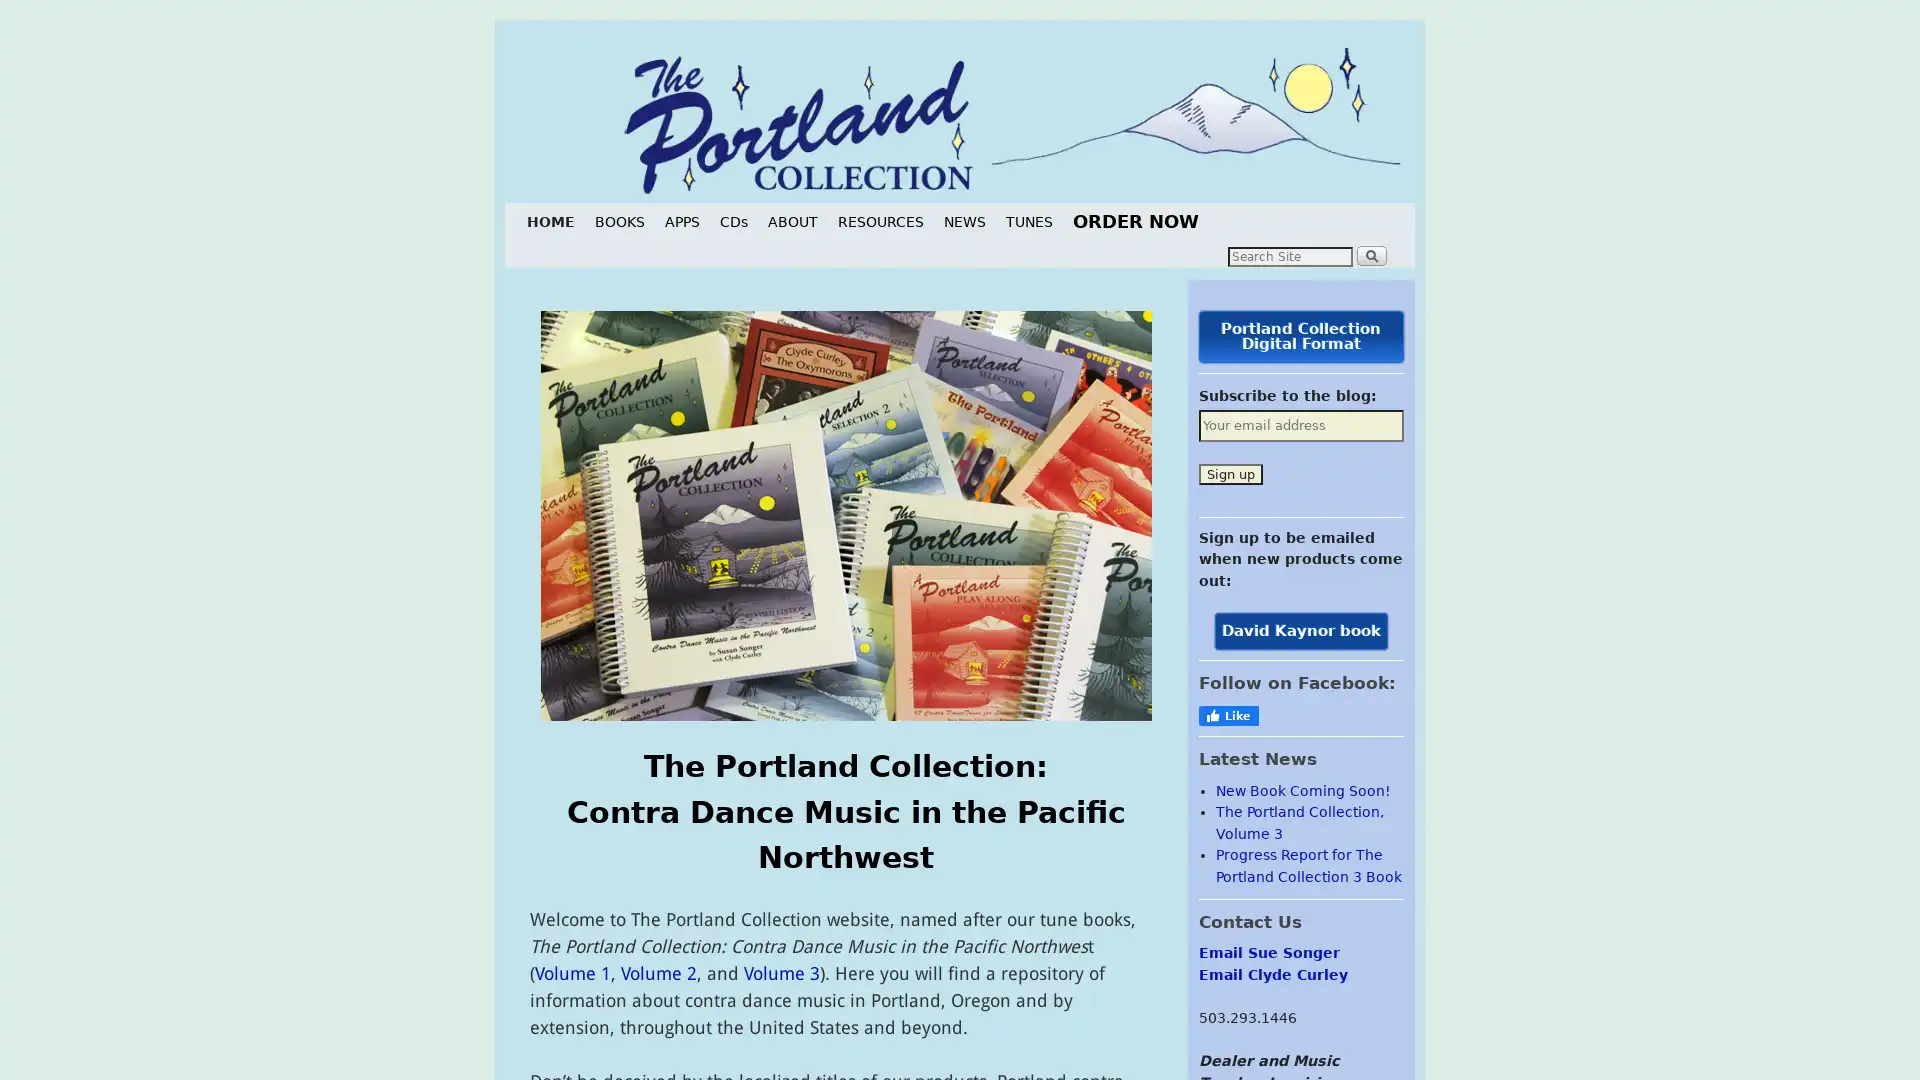 The image size is (1920, 1080). What do you see at coordinates (1371, 253) in the screenshot?
I see `Search` at bounding box center [1371, 253].